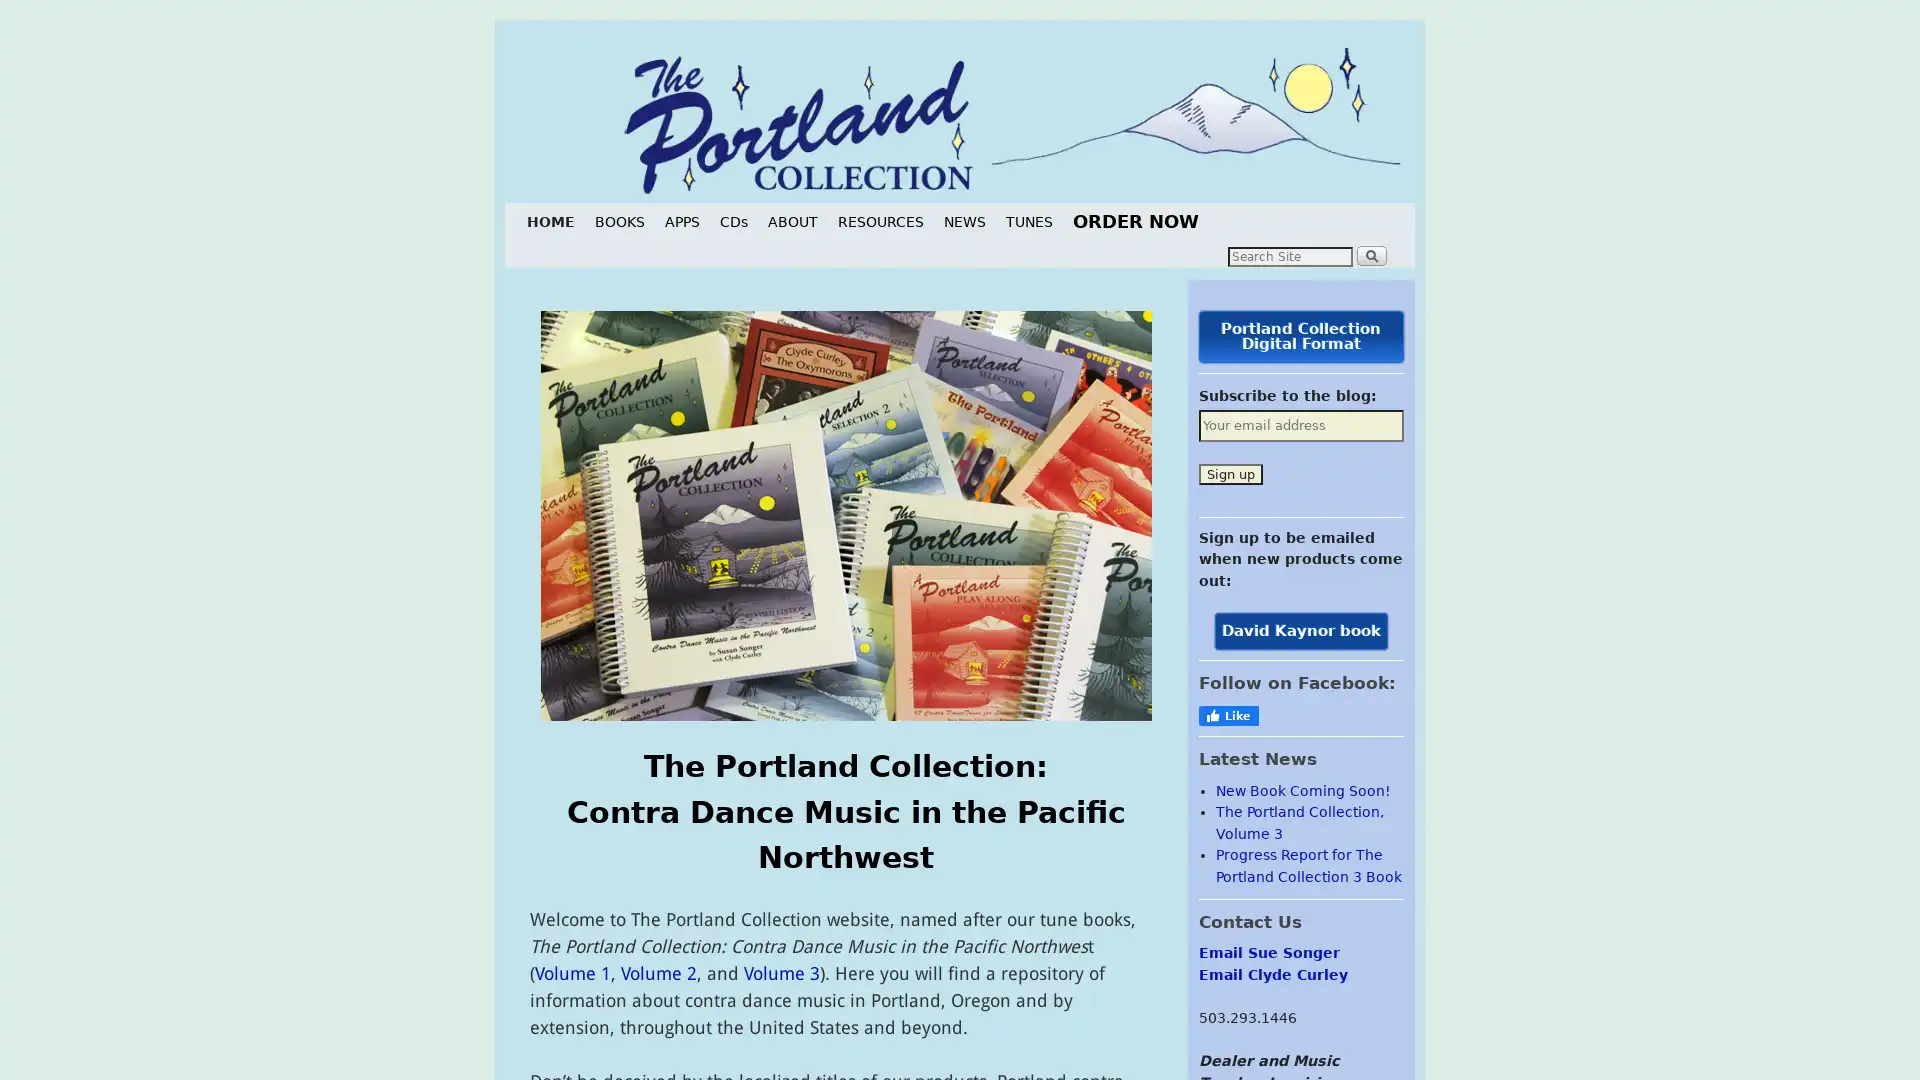 The image size is (1920, 1080). What do you see at coordinates (1371, 253) in the screenshot?
I see `Search` at bounding box center [1371, 253].